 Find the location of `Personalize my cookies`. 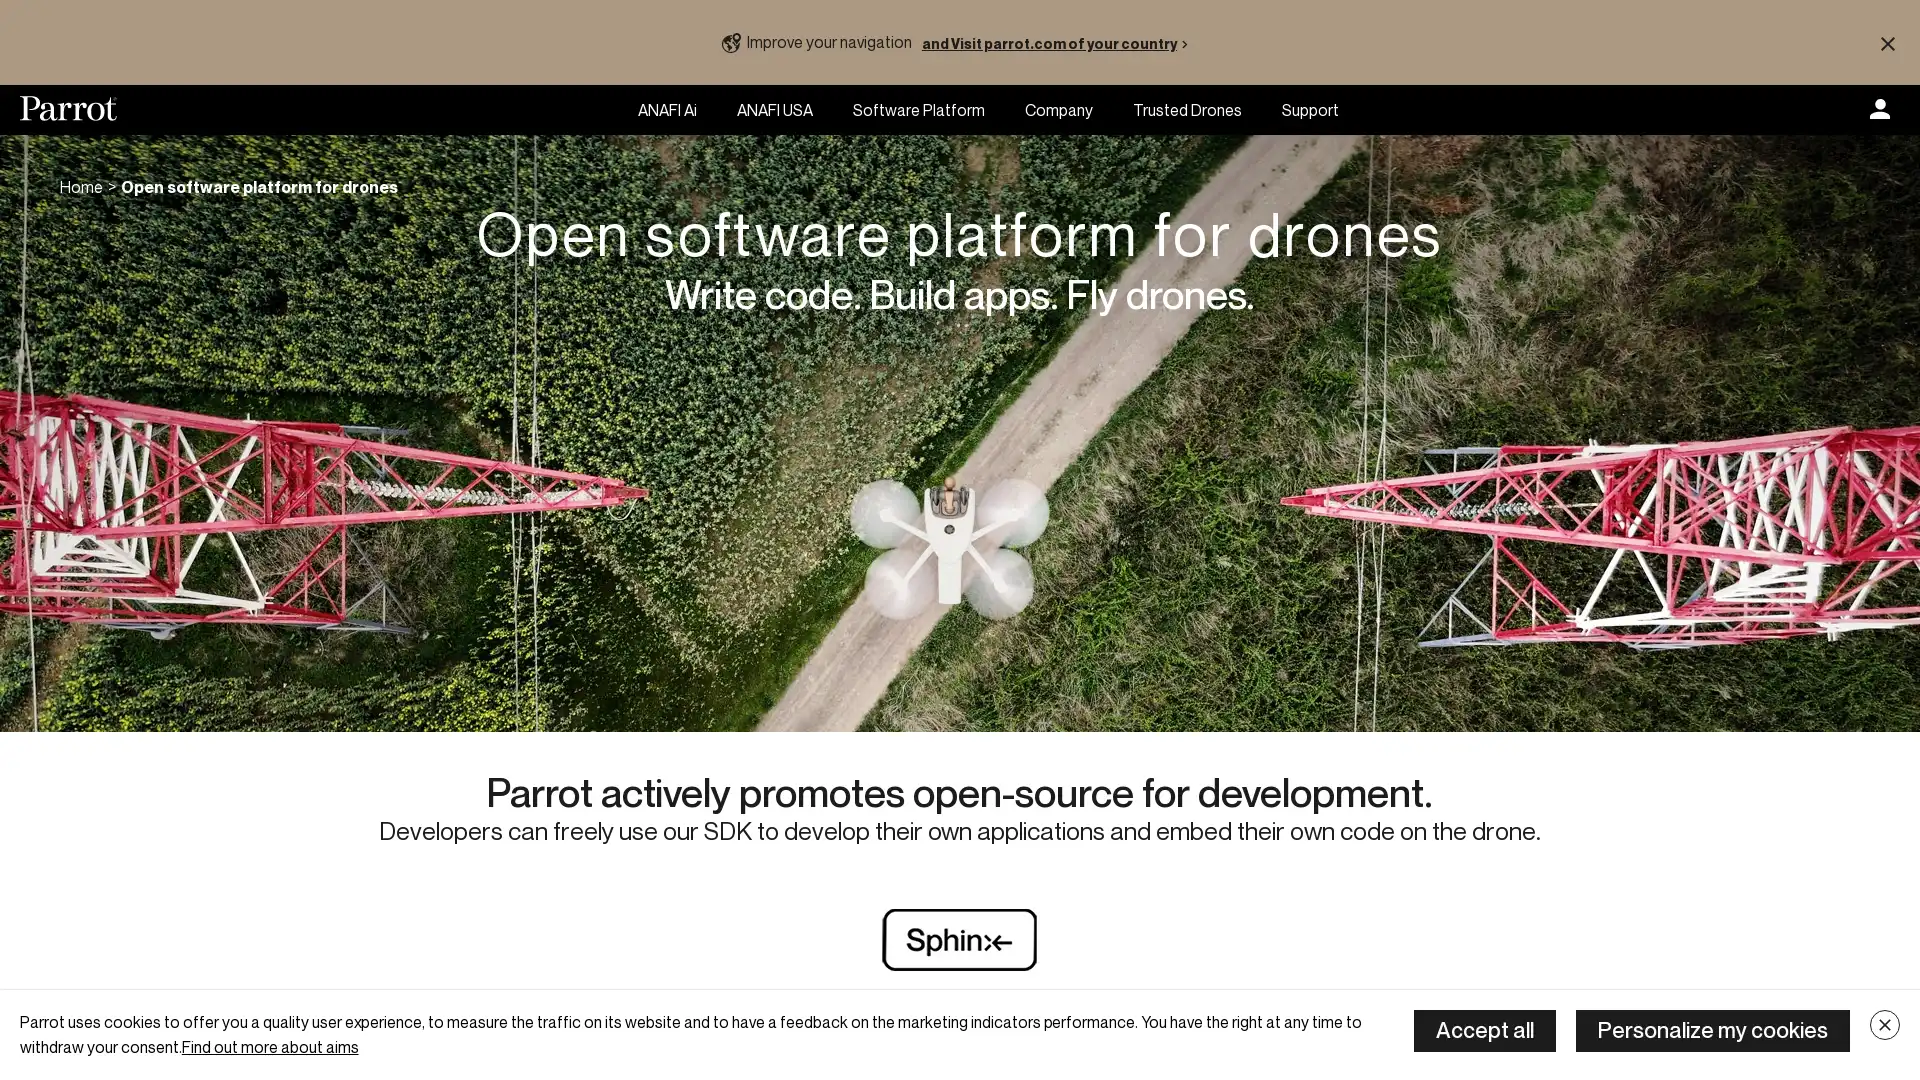

Personalize my cookies is located at coordinates (1712, 1030).